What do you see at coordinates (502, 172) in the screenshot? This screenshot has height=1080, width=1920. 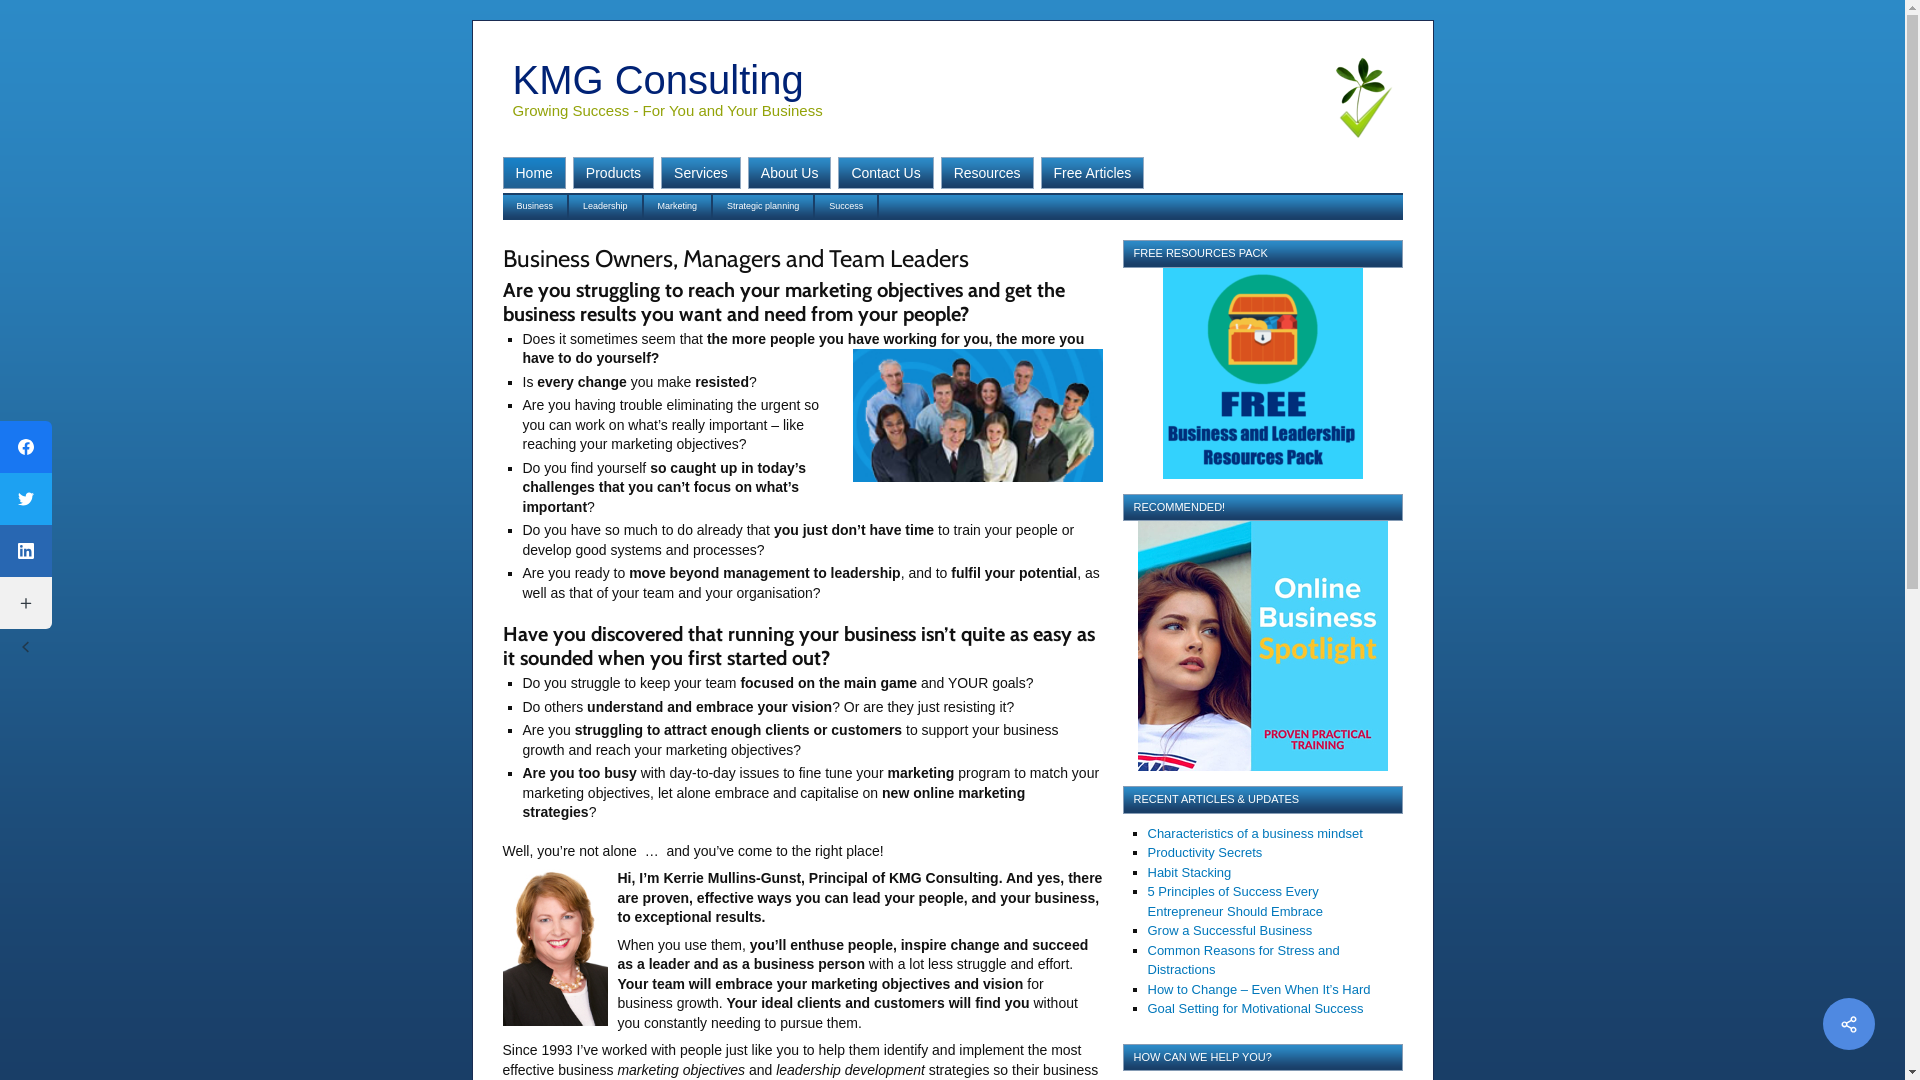 I see `'Home'` at bounding box center [502, 172].